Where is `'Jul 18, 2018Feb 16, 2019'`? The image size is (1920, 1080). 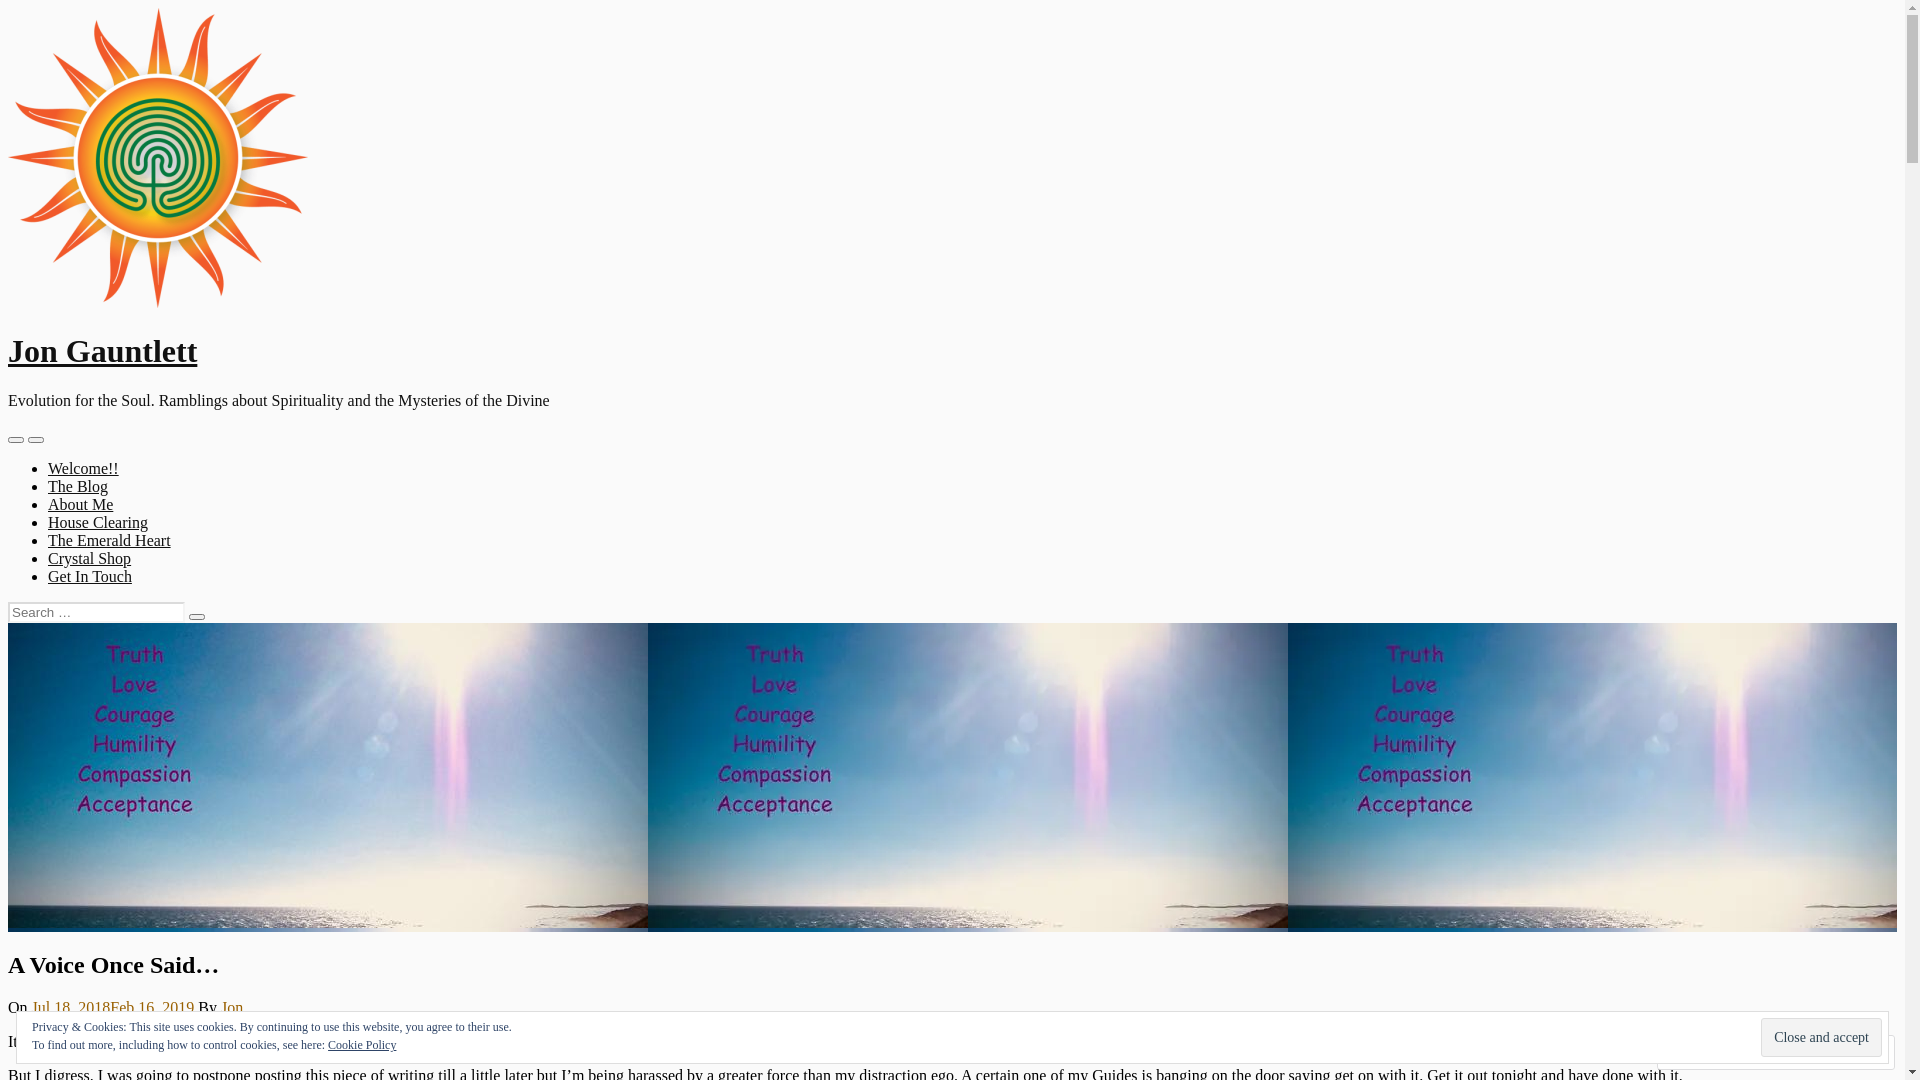
'Jul 18, 2018Feb 16, 2019' is located at coordinates (112, 1007).